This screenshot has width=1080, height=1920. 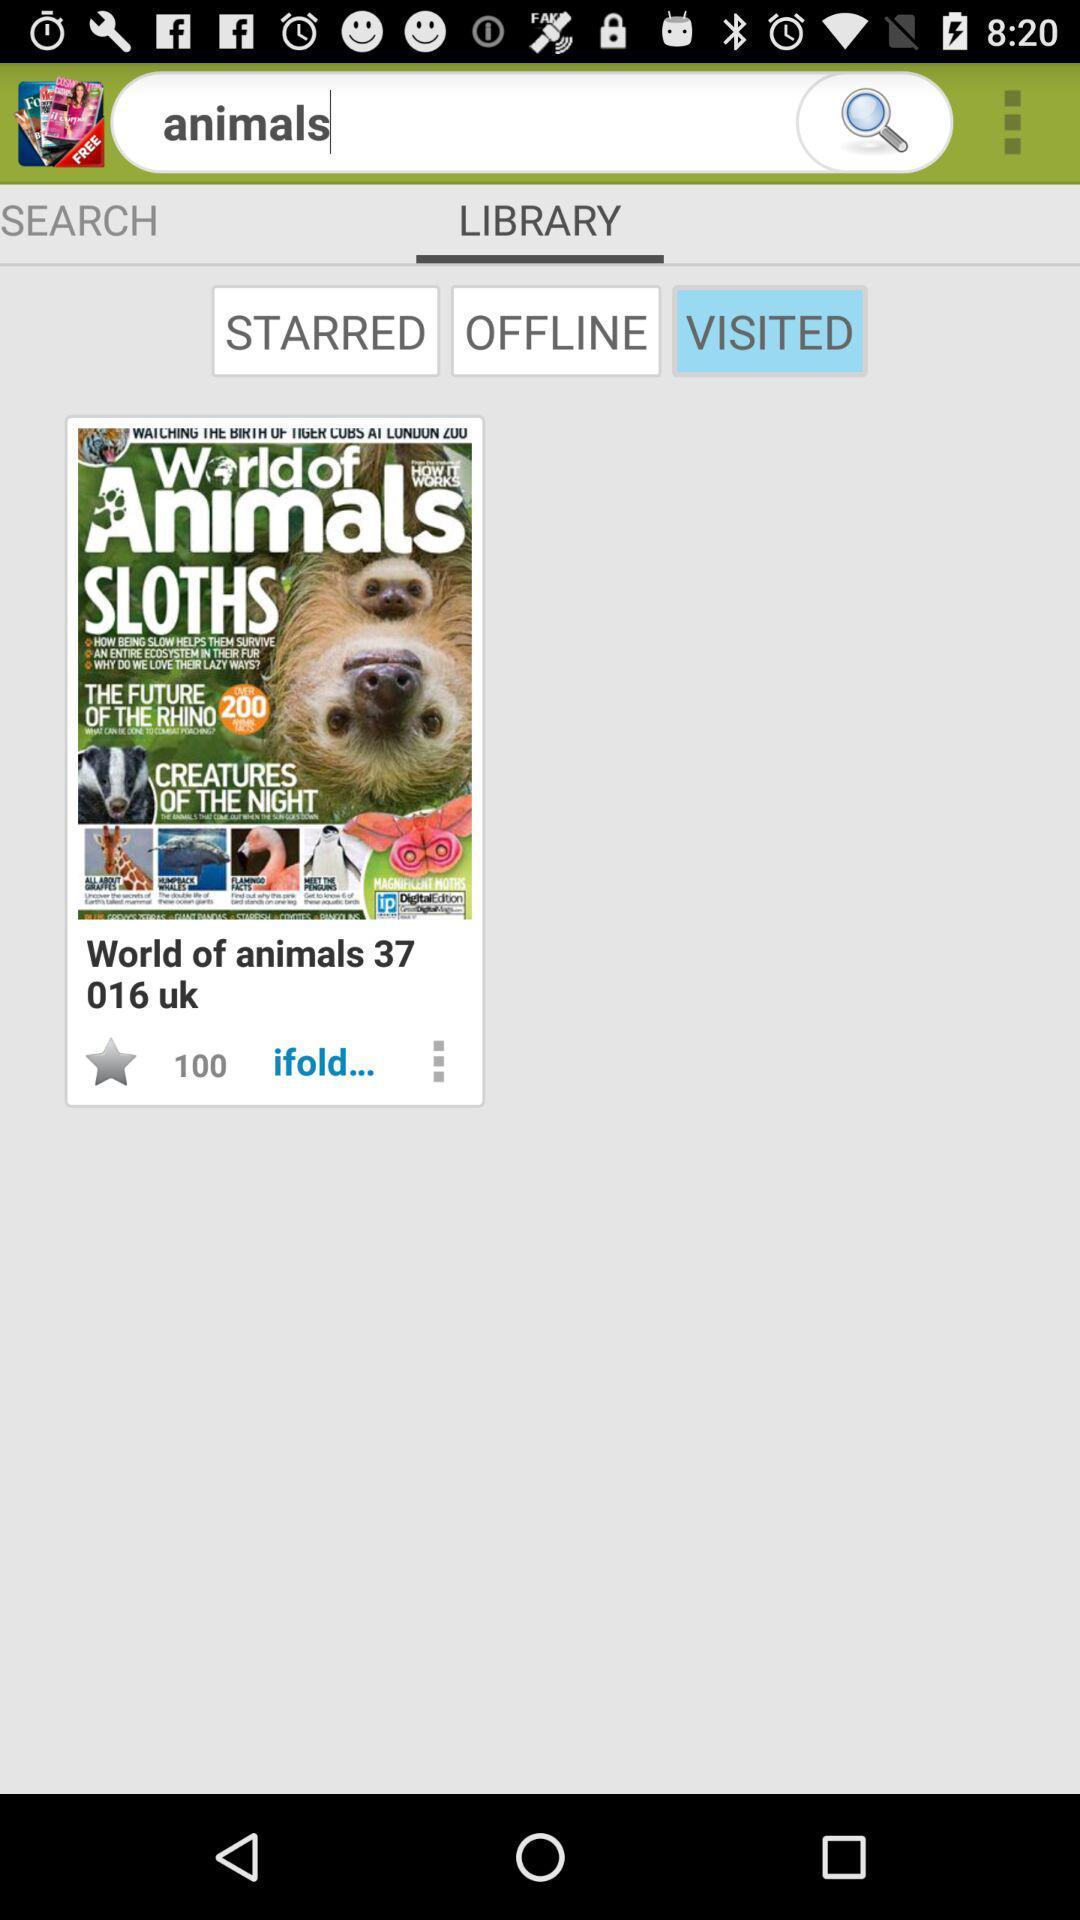 I want to click on button to open up main menu, so click(x=1012, y=121).